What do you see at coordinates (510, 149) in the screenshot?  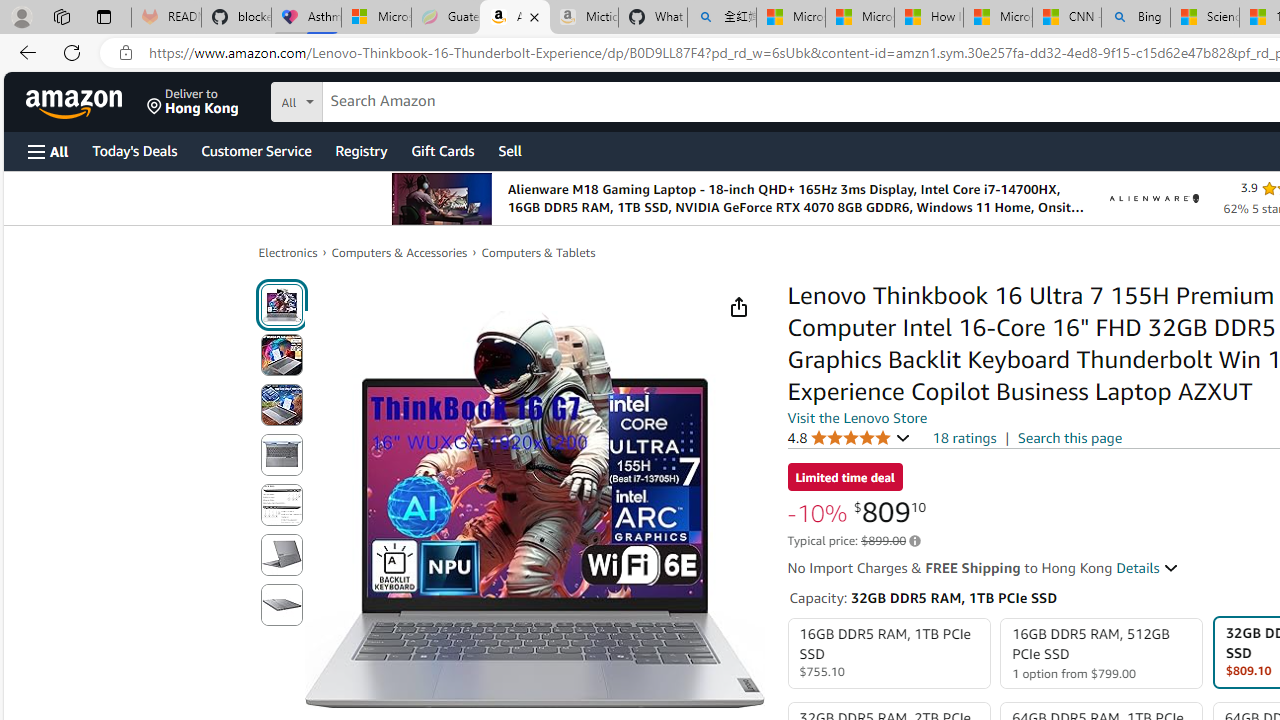 I see `'Sell'` at bounding box center [510, 149].